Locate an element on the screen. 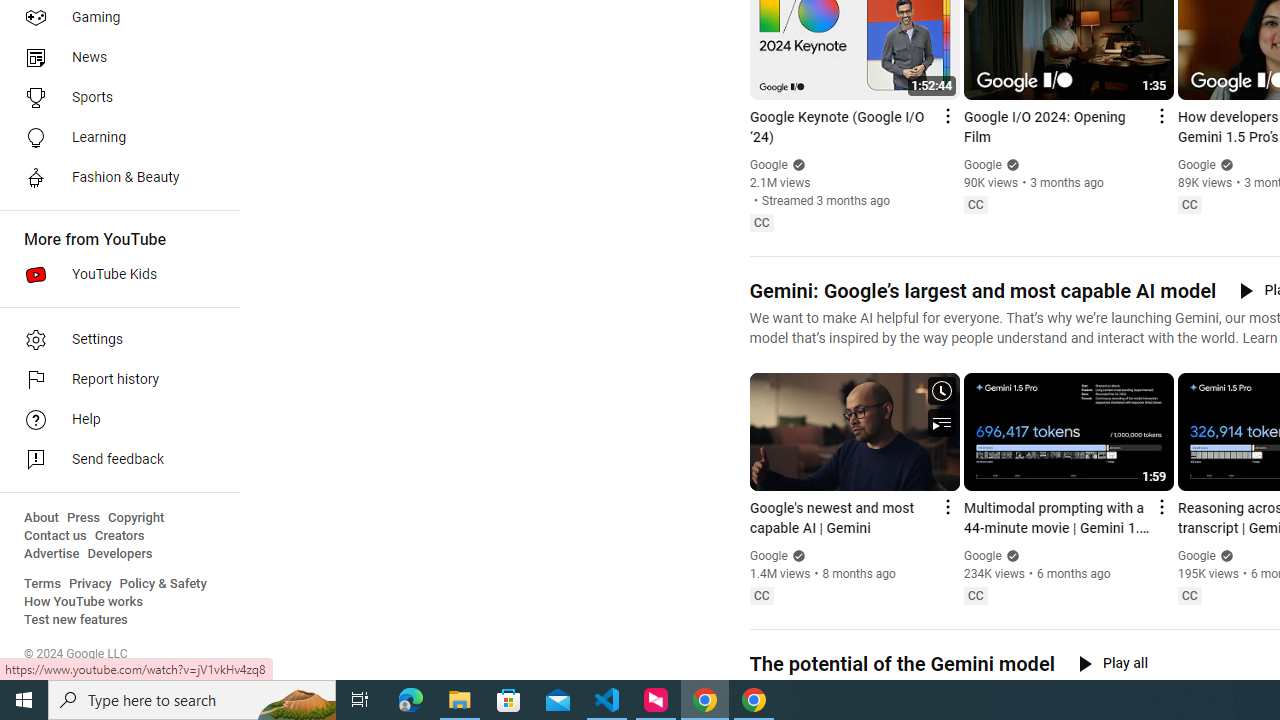 The width and height of the screenshot is (1280, 720). 'Action menu' is located at coordinates (1160, 505).